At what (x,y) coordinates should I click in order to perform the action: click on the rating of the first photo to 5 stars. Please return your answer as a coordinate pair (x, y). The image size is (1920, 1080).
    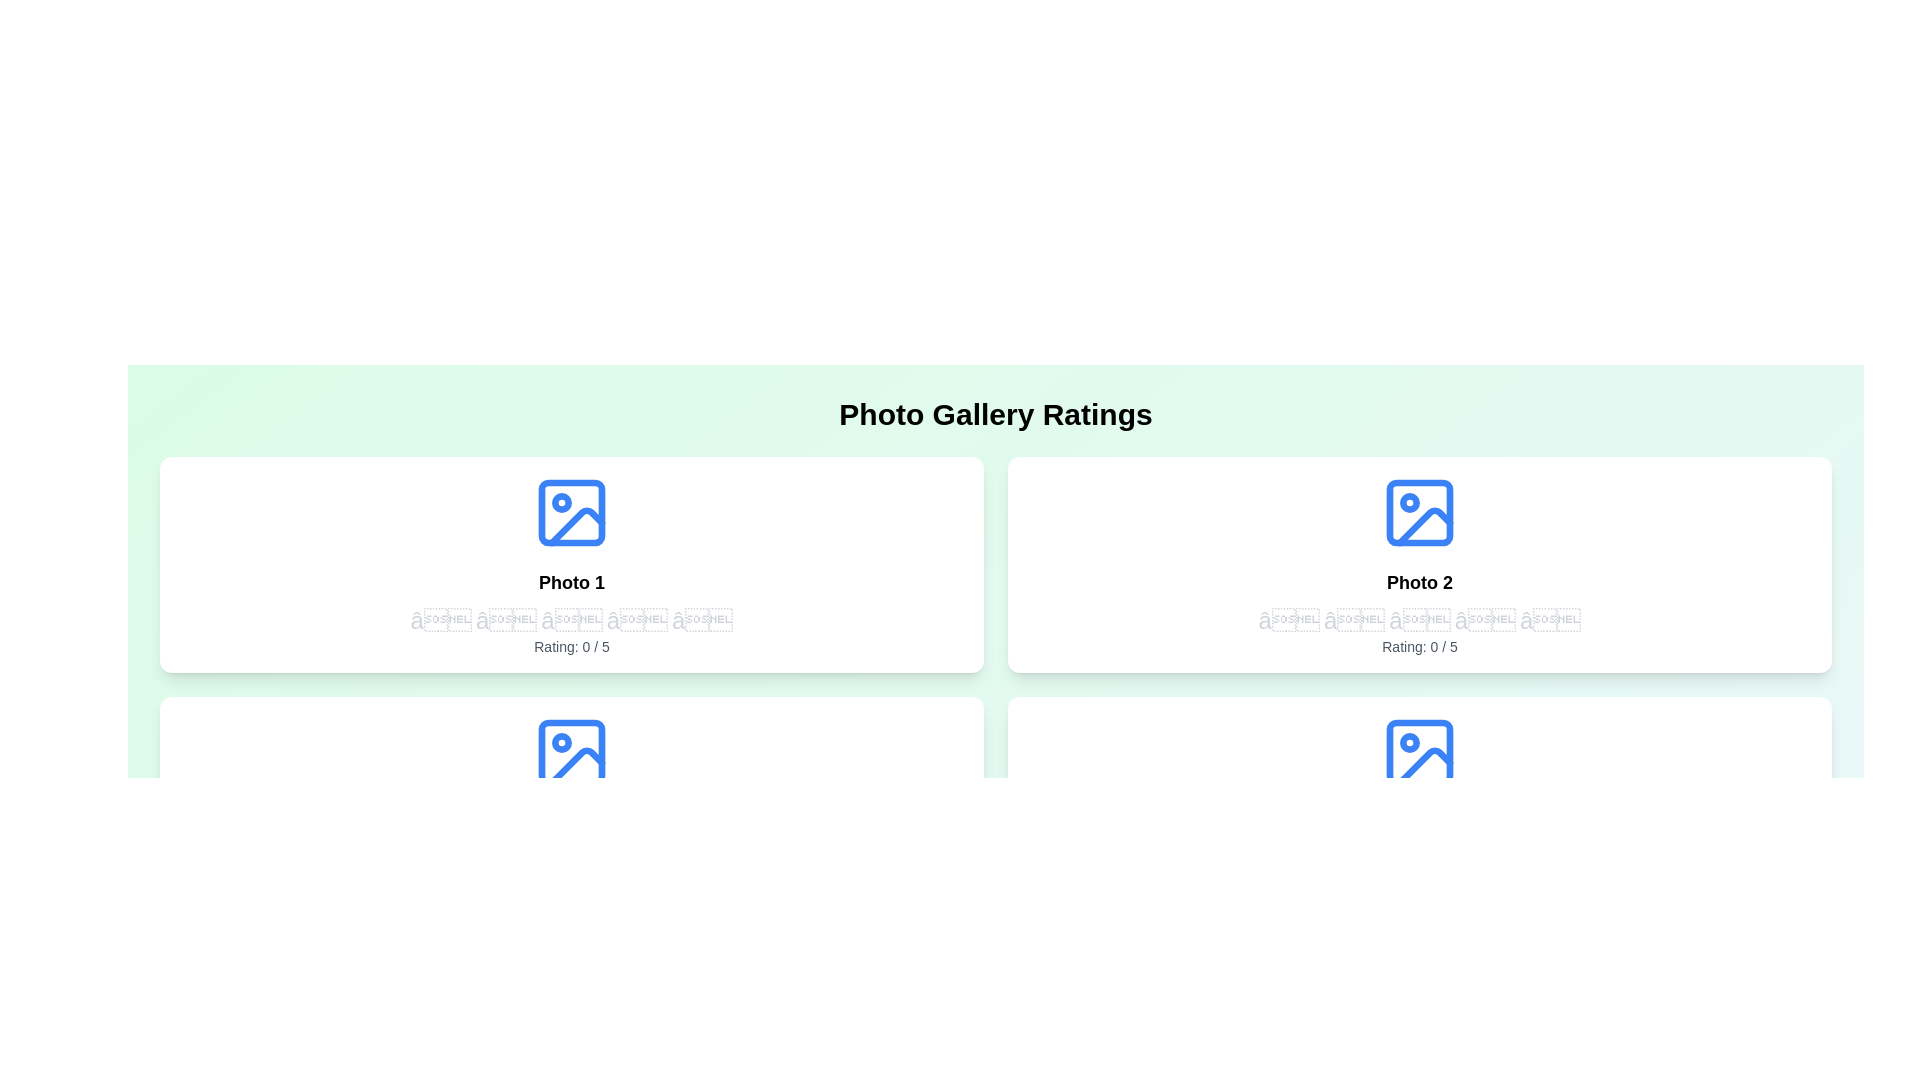
    Looking at the image, I should click on (702, 620).